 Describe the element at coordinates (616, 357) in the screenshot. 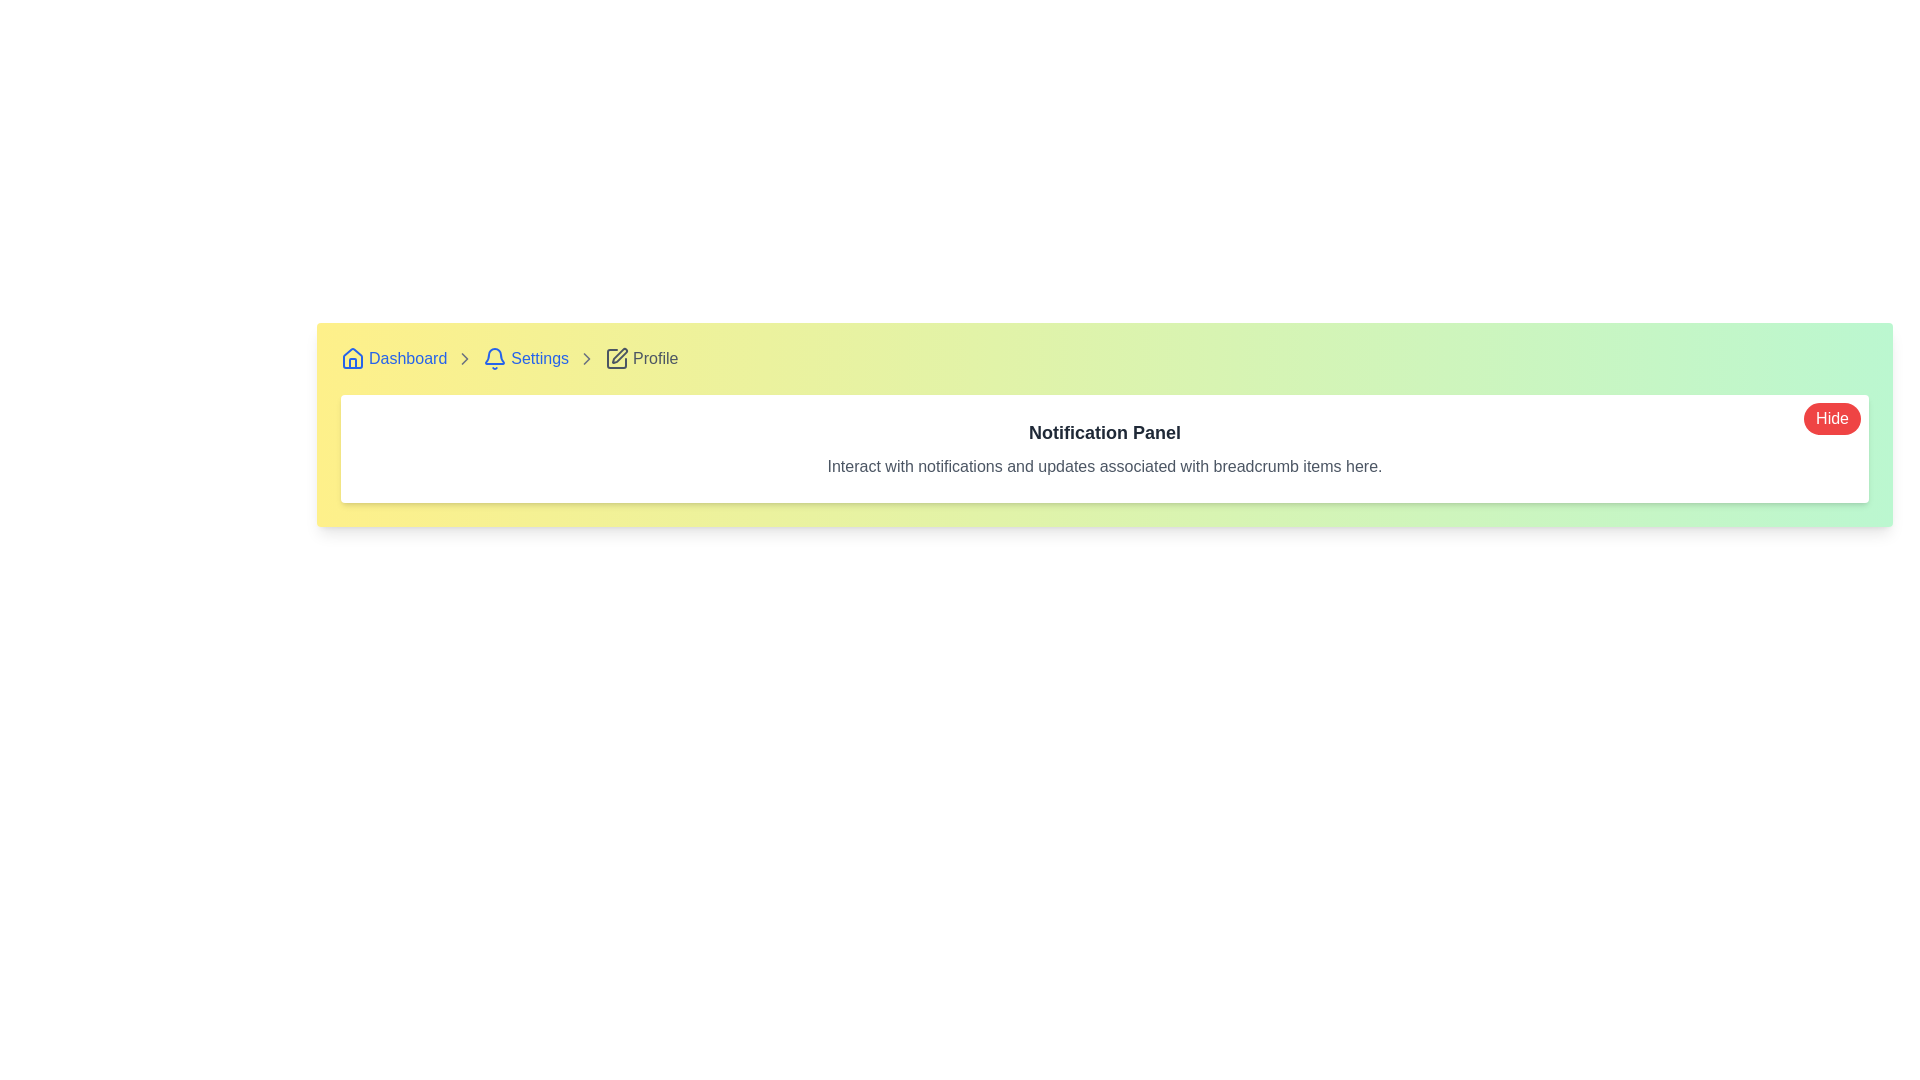

I see `the icon resembling a square with a pen symbol in the center, located in the breadcrumb navigation bar before the 'Profile' text` at that location.